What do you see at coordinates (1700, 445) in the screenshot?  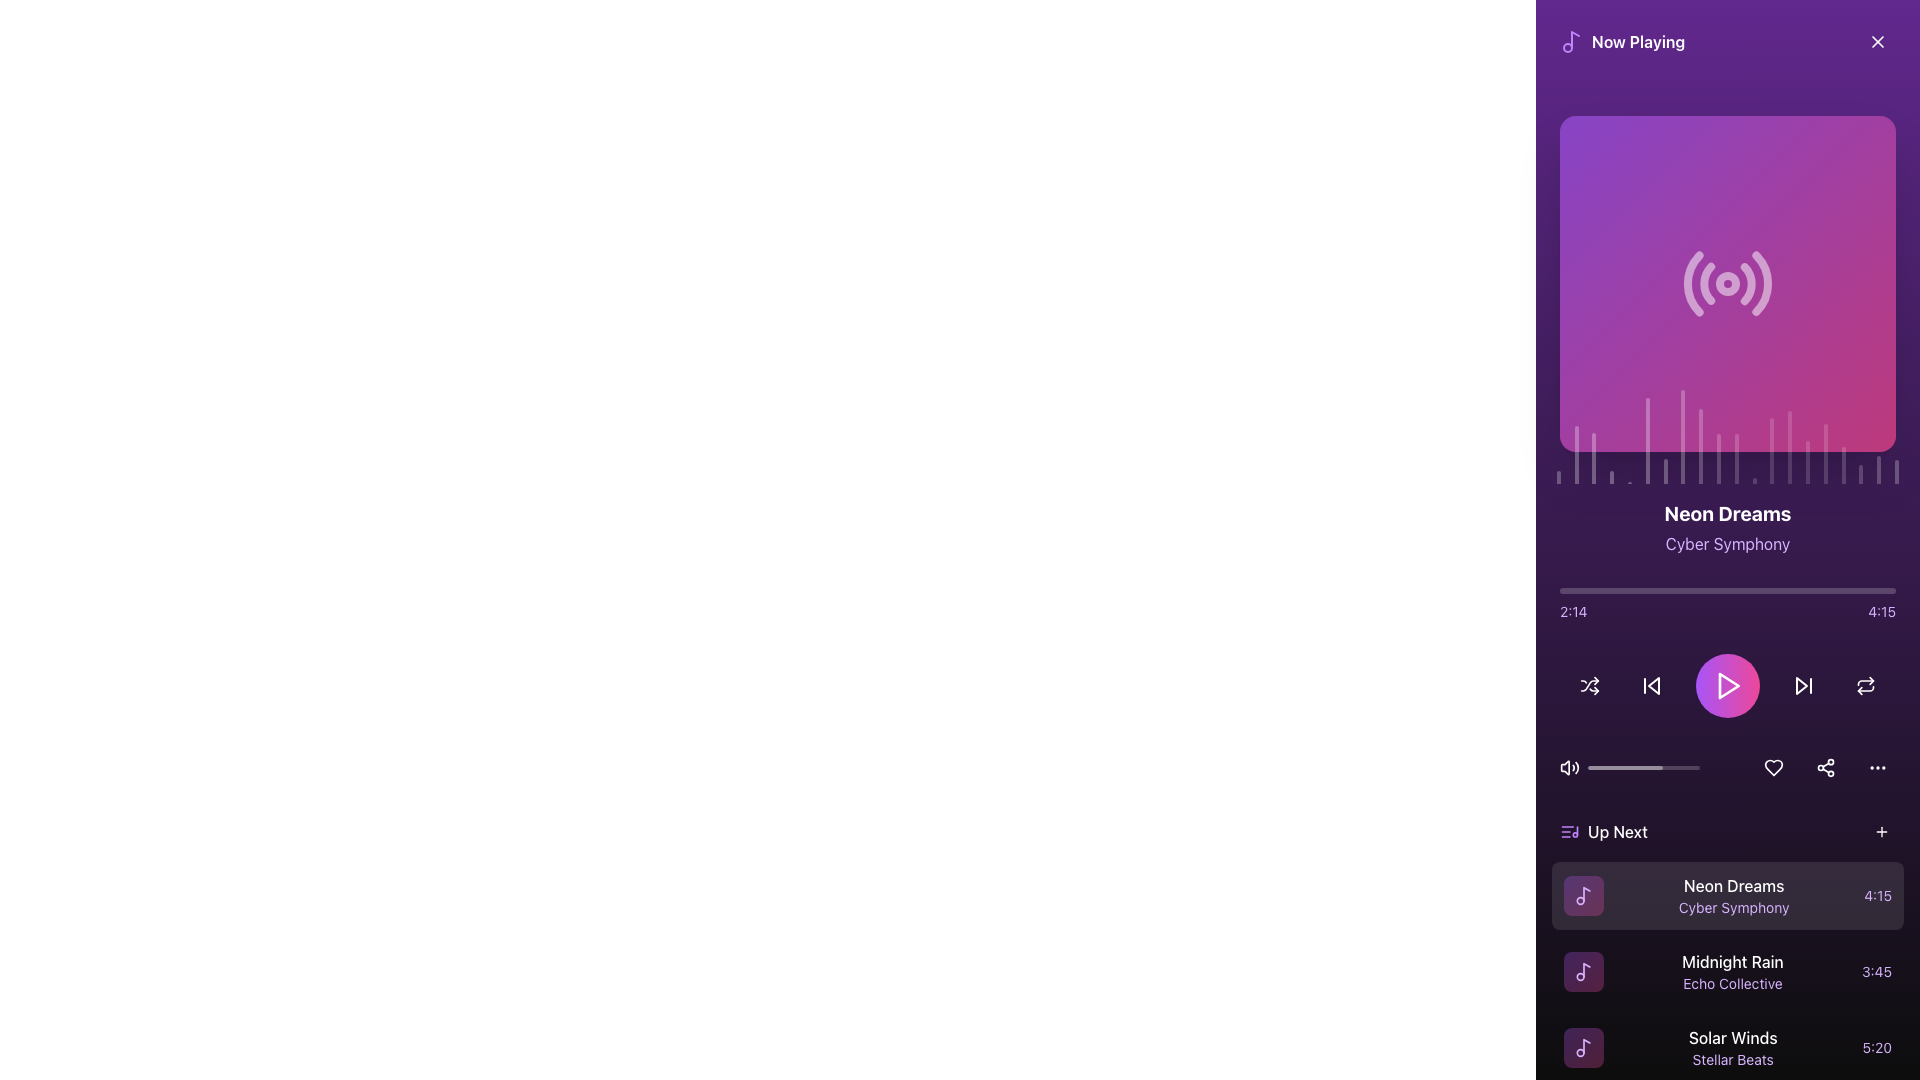 I see `the 9th audio visualization bar, which is a narrow vertical bar with a rounded top and a pulsing animation, located below the audio artwork and above the music timeline slider` at bounding box center [1700, 445].